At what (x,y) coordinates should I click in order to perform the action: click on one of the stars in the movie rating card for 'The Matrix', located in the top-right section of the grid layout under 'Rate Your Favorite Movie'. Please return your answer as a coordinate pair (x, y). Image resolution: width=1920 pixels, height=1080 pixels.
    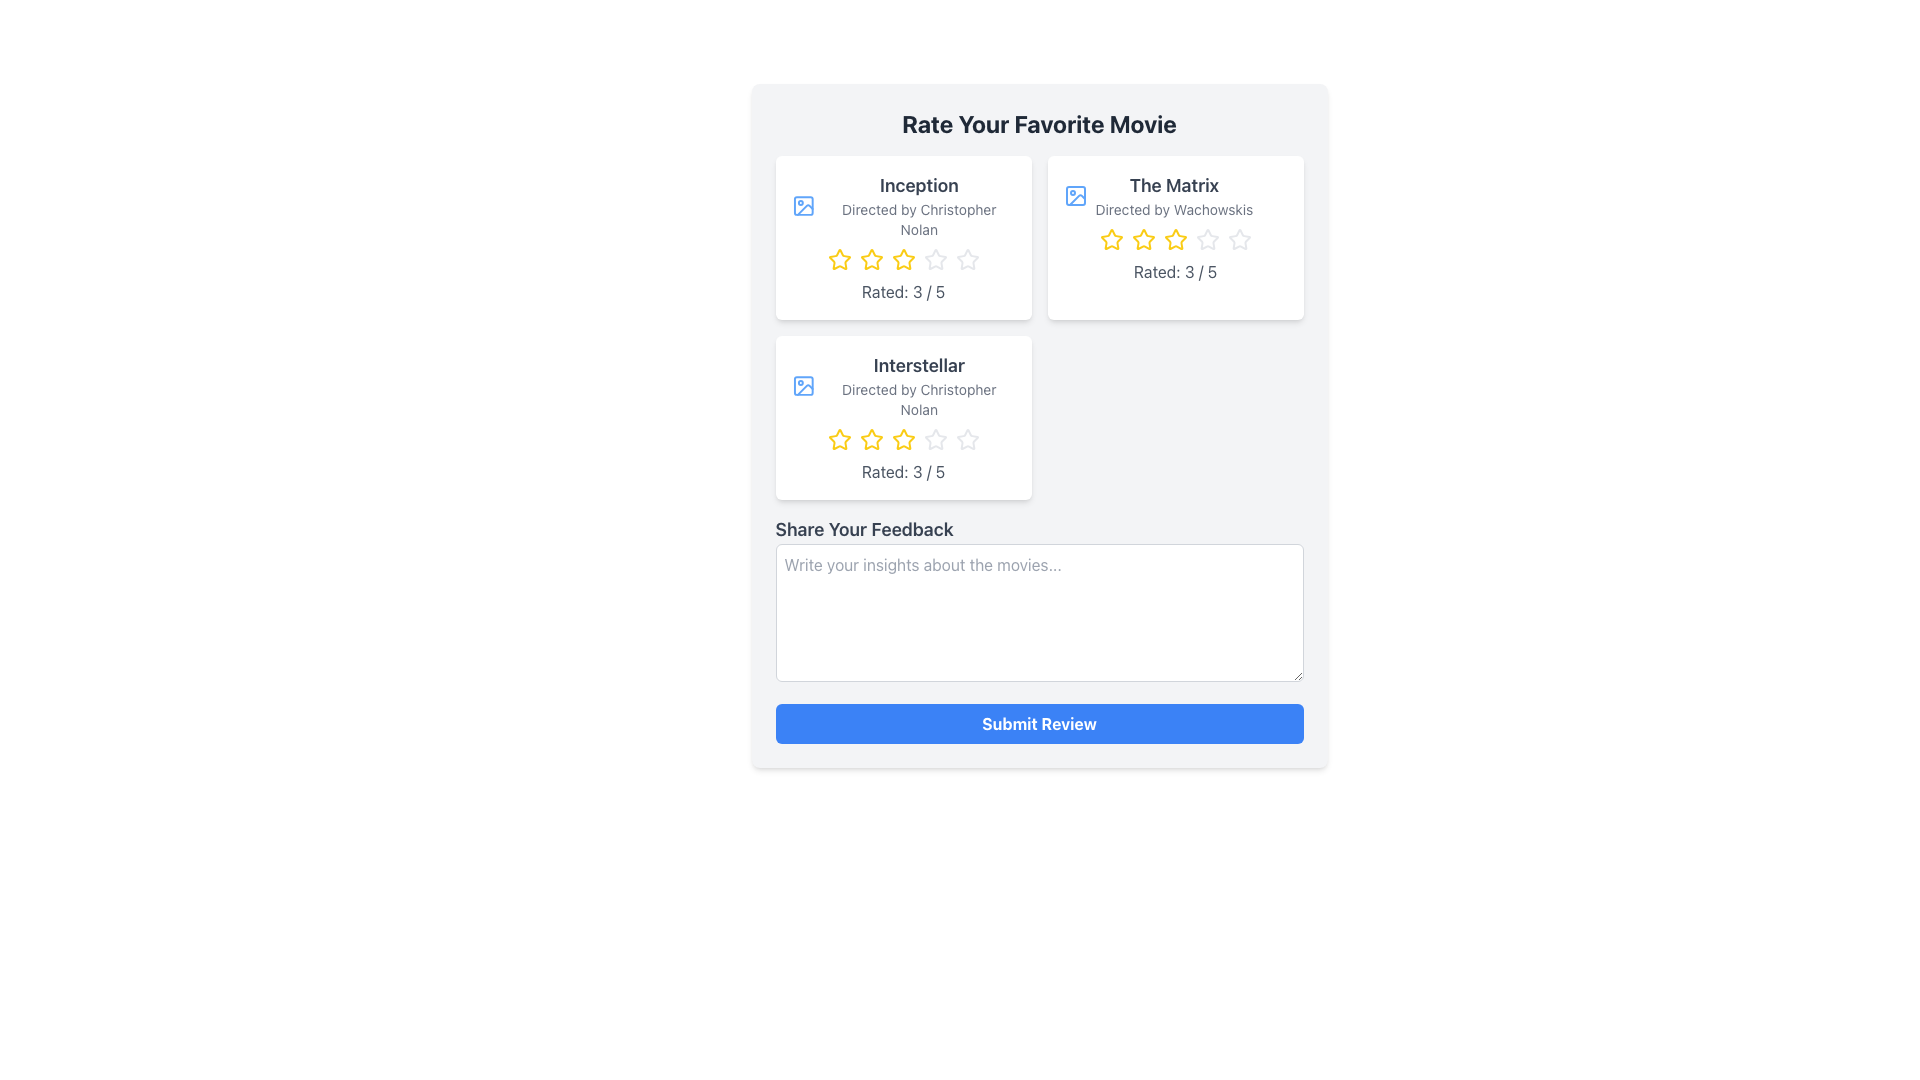
    Looking at the image, I should click on (1175, 237).